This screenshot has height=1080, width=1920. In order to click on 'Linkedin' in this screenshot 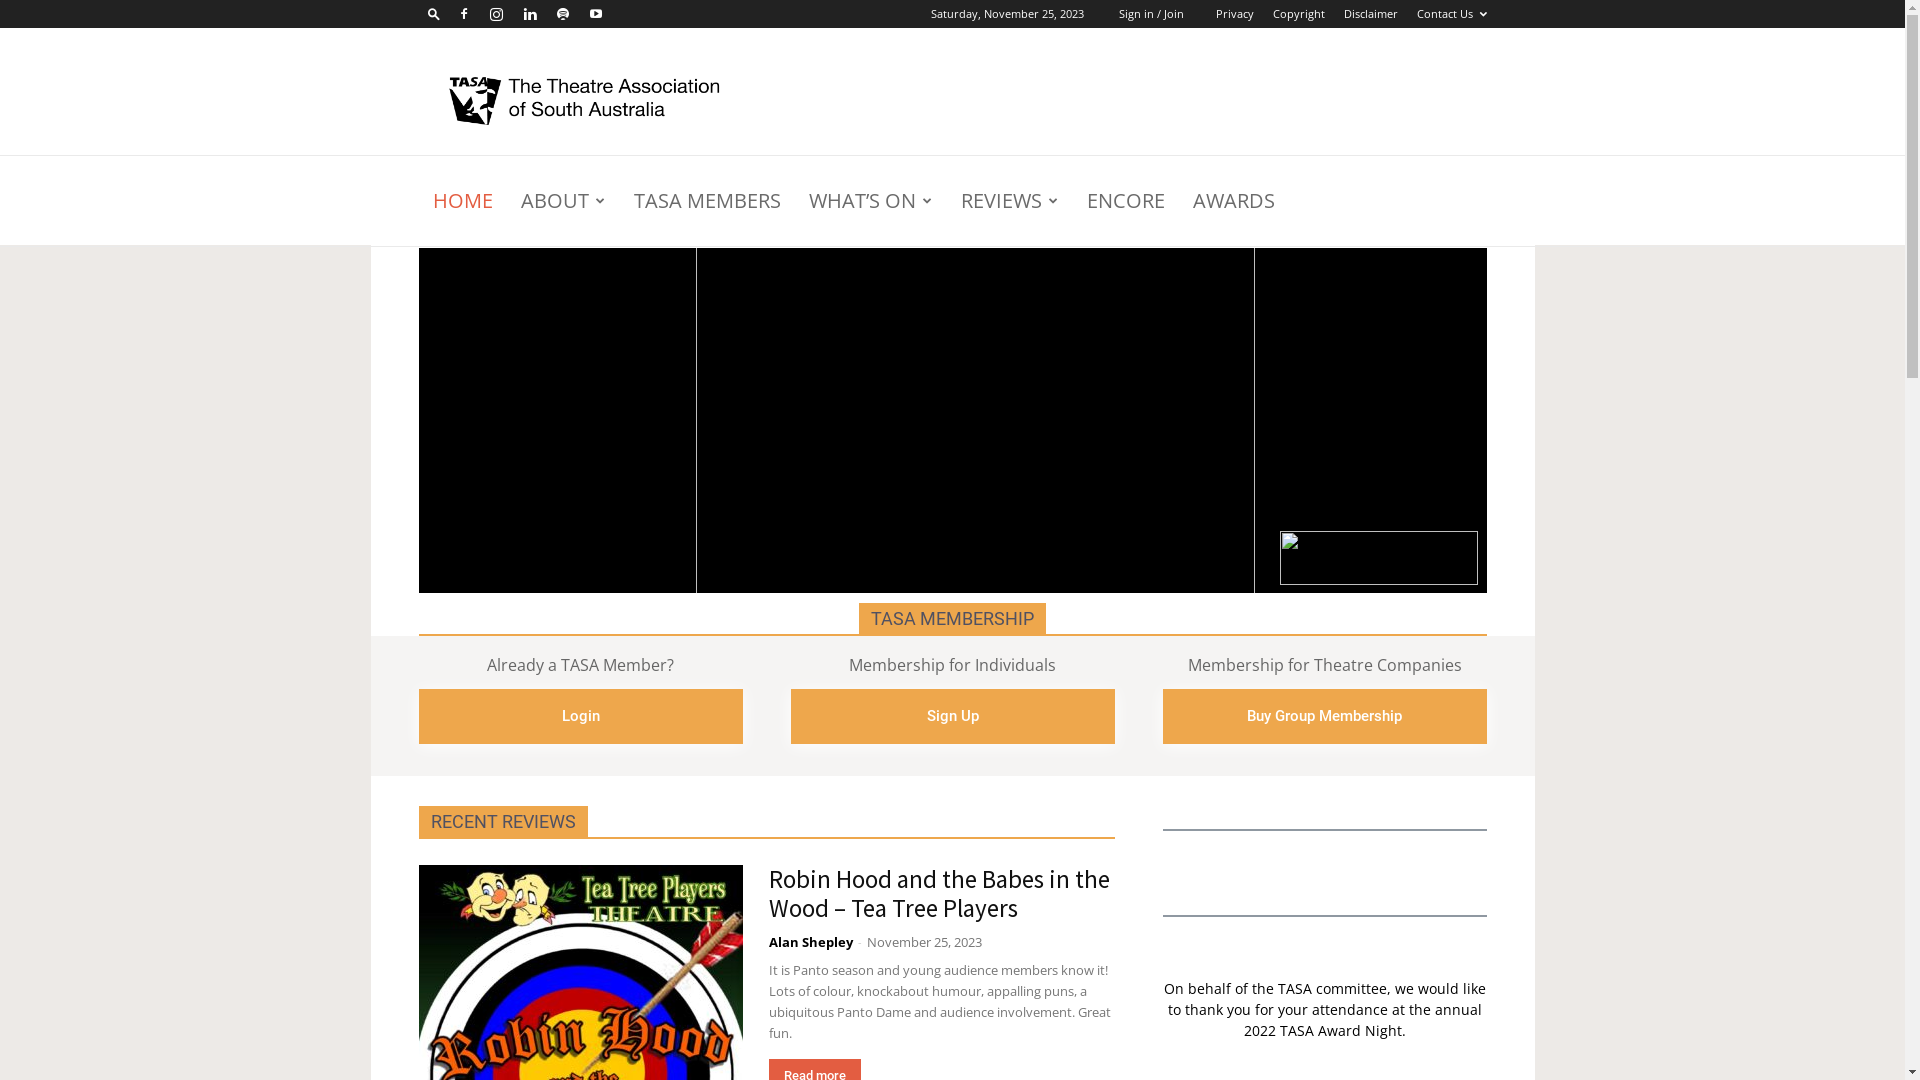, I will do `click(513, 14)`.